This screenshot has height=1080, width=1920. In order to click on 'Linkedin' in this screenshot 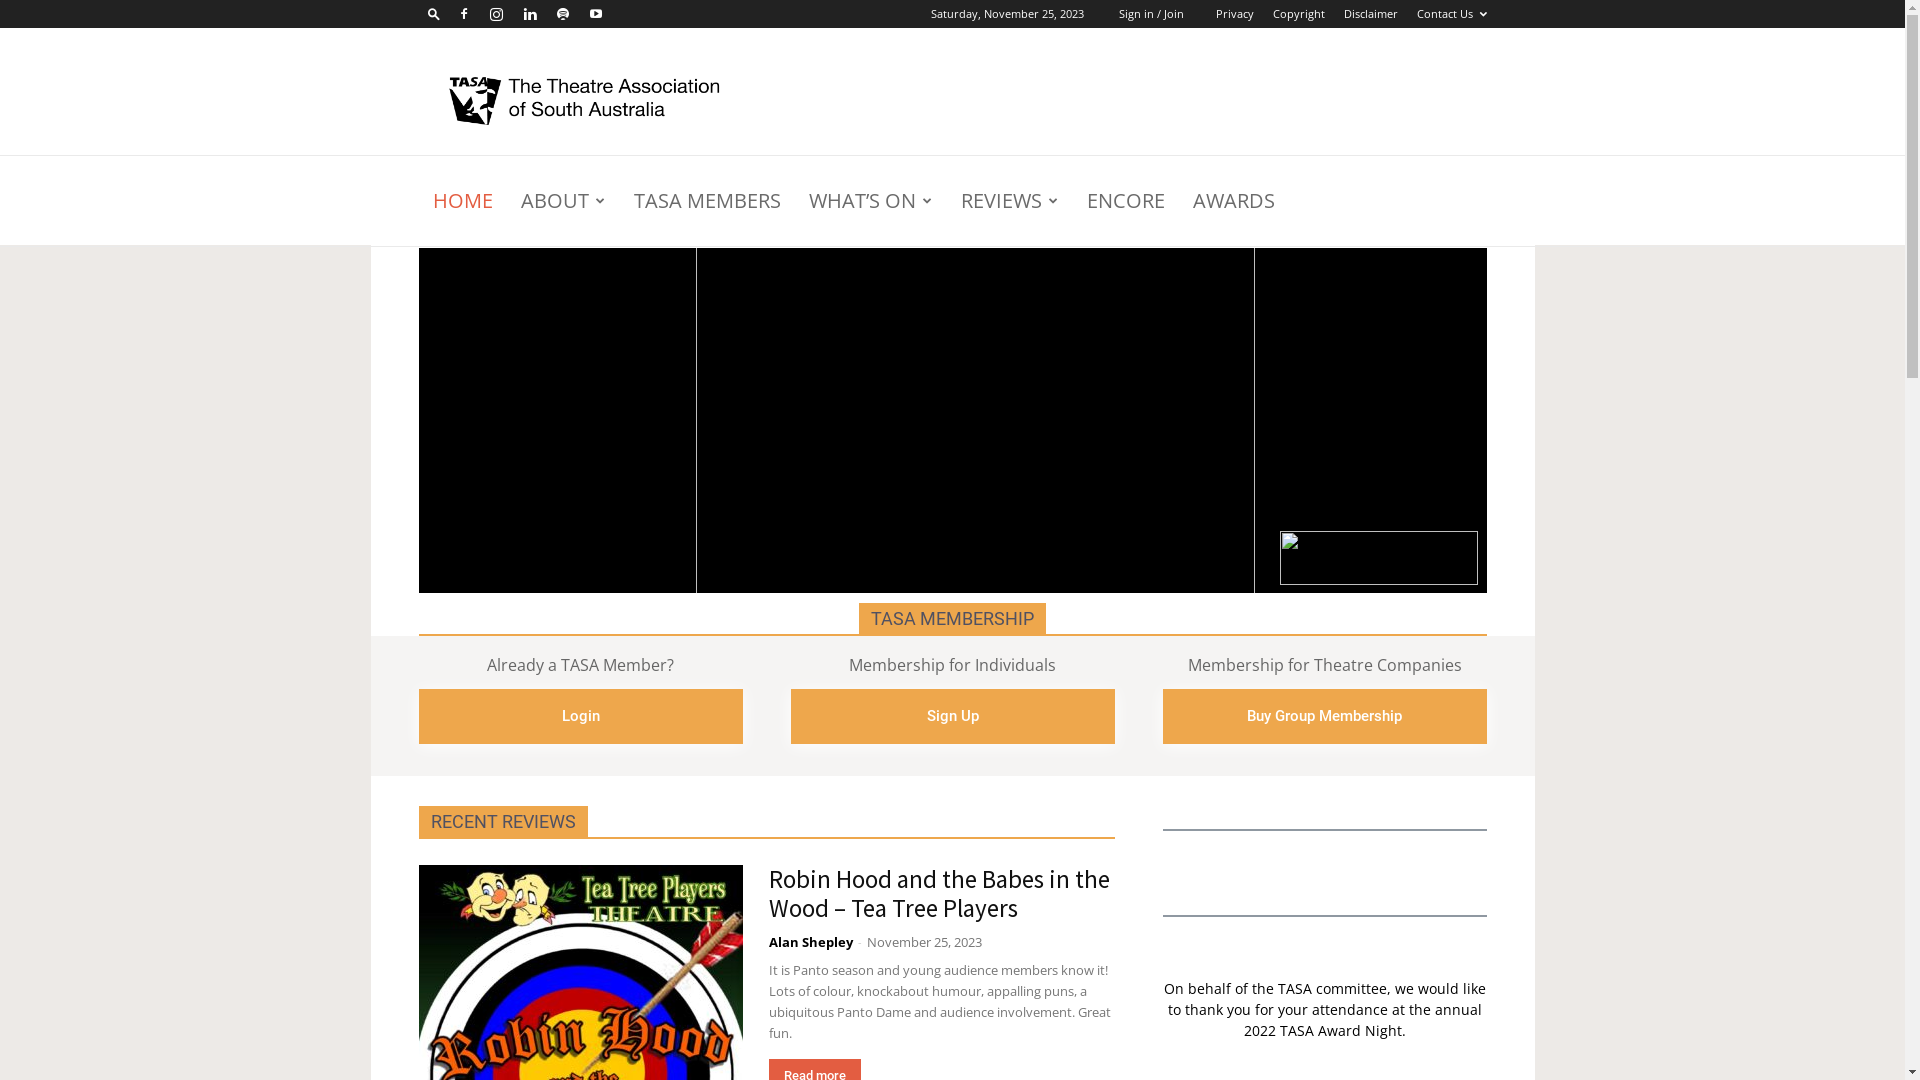, I will do `click(513, 14)`.